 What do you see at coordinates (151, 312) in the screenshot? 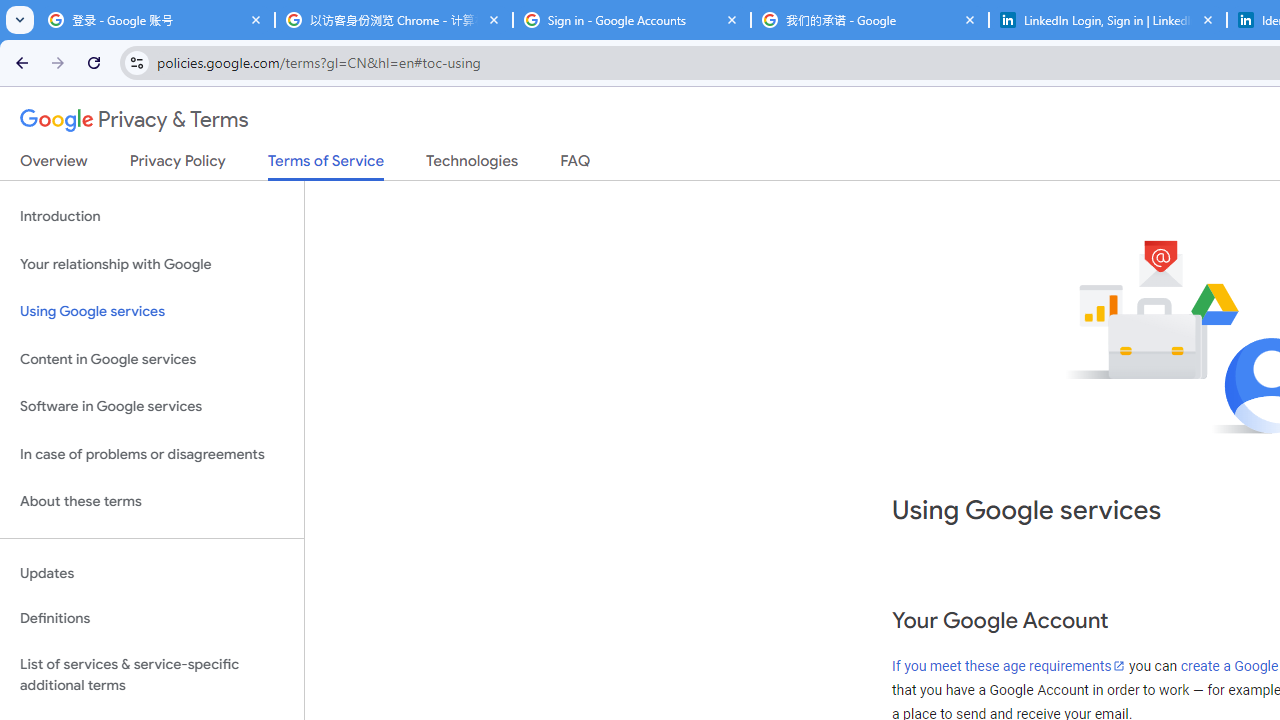
I see `'Using Google services'` at bounding box center [151, 312].